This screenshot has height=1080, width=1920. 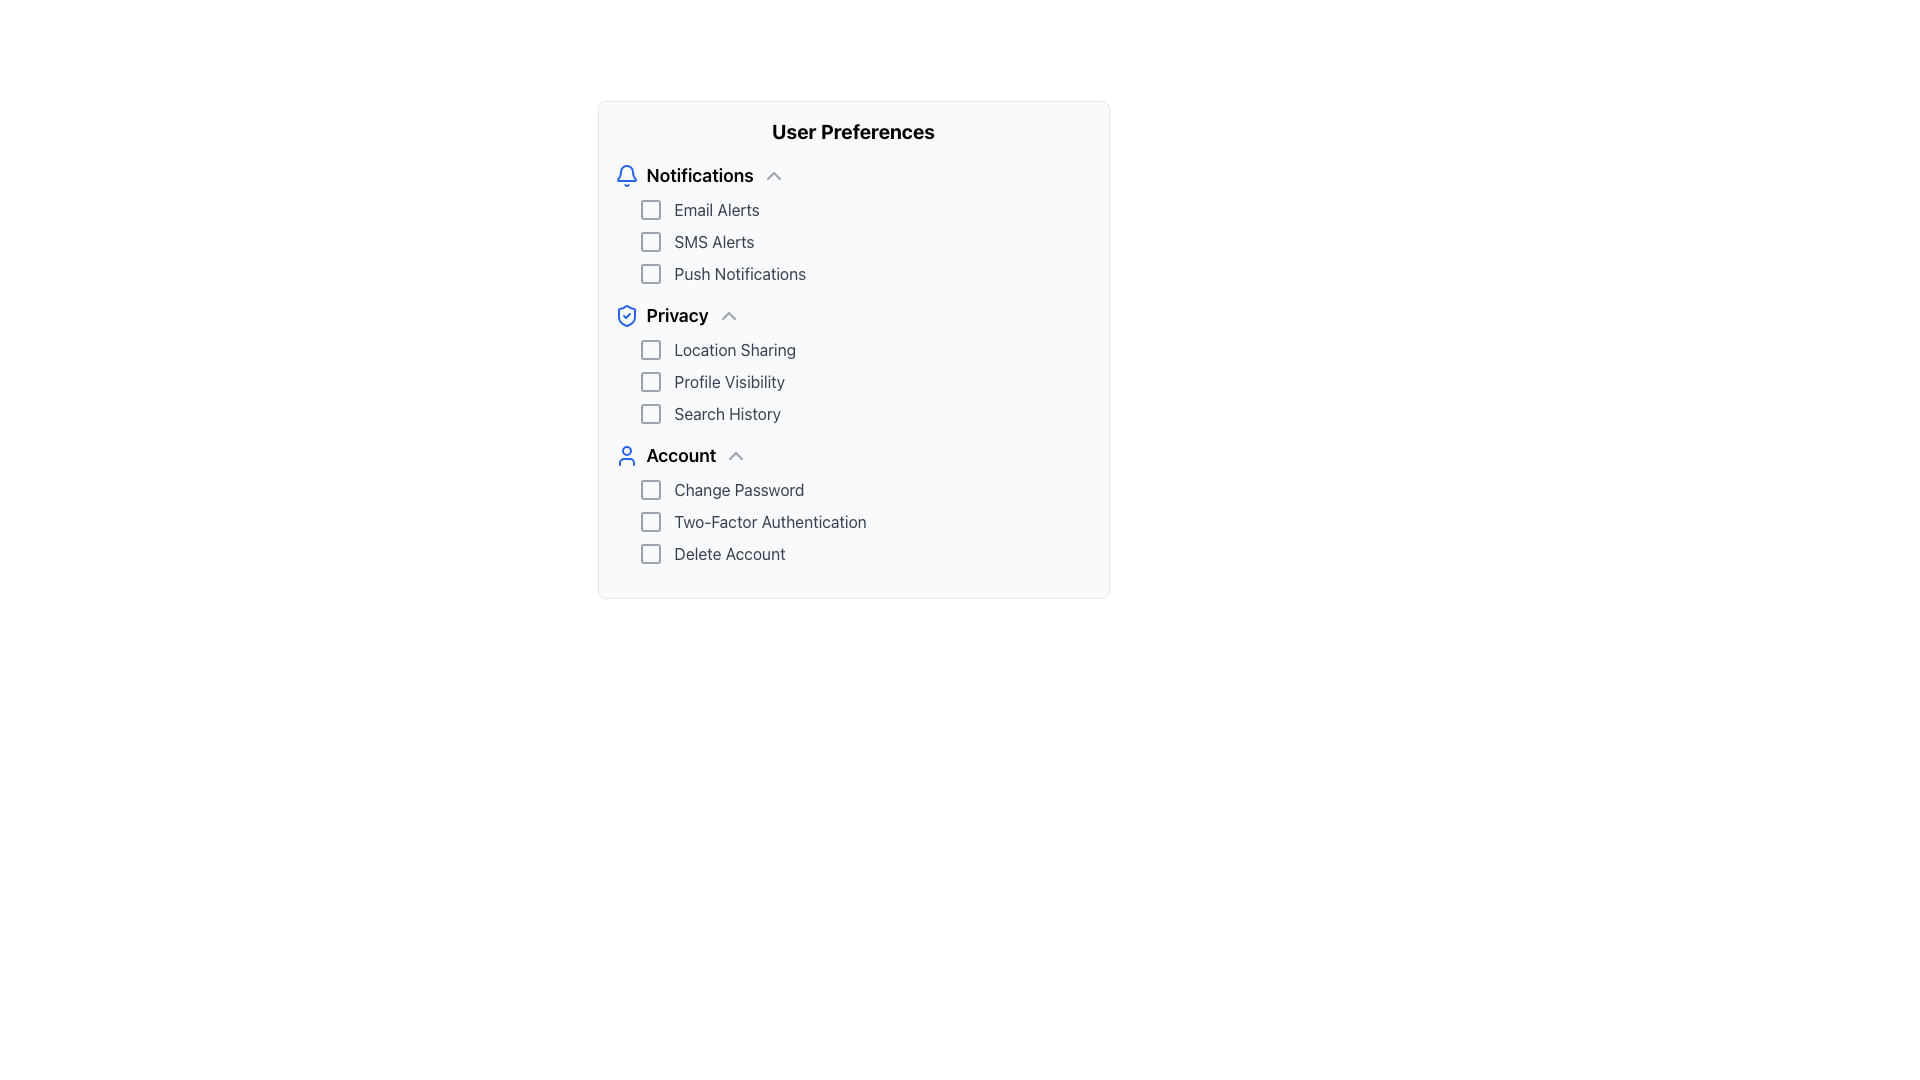 I want to click on the square-shaped checkbox icon with a thin light gray border located next to the 'Change Password' label in the 'Account' section of the 'User Preferences' interface, so click(x=650, y=489).